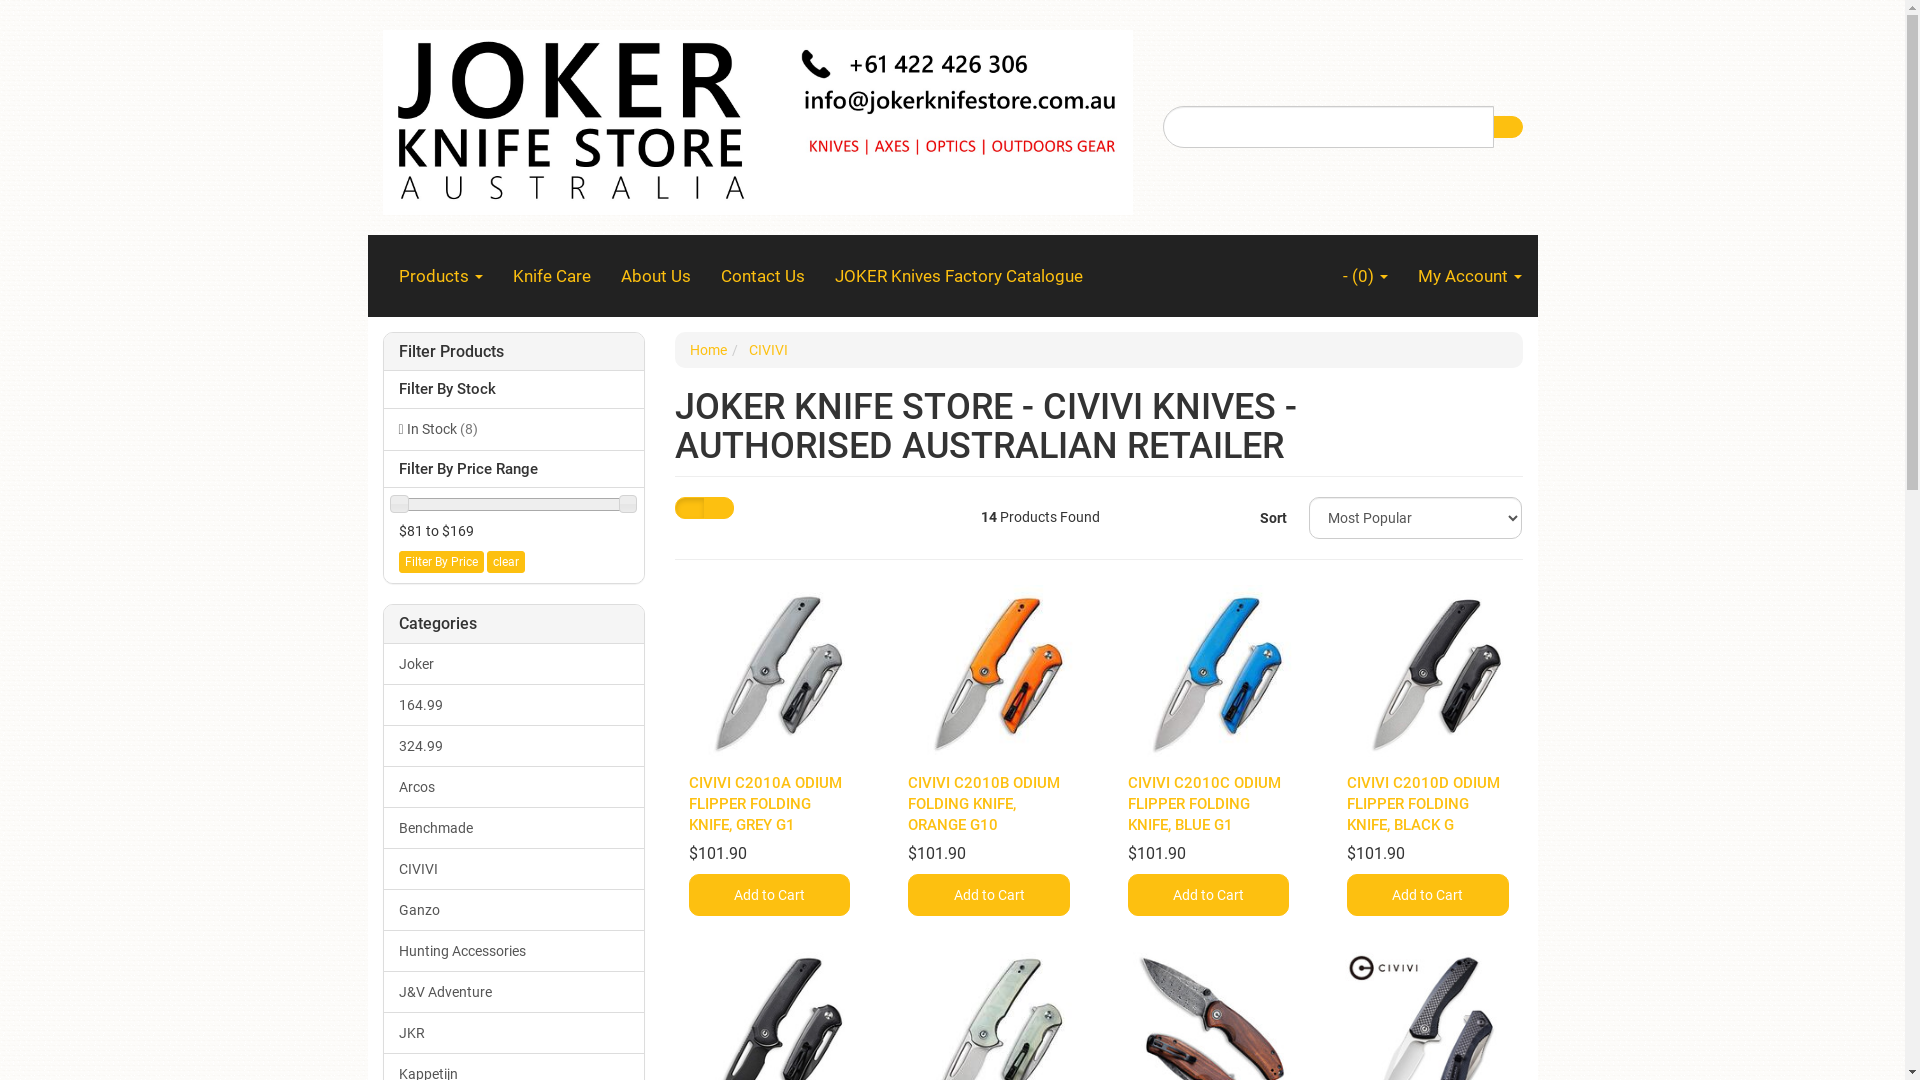 The height and width of the screenshot is (1080, 1920). What do you see at coordinates (513, 350) in the screenshot?
I see `'Filter Products'` at bounding box center [513, 350].